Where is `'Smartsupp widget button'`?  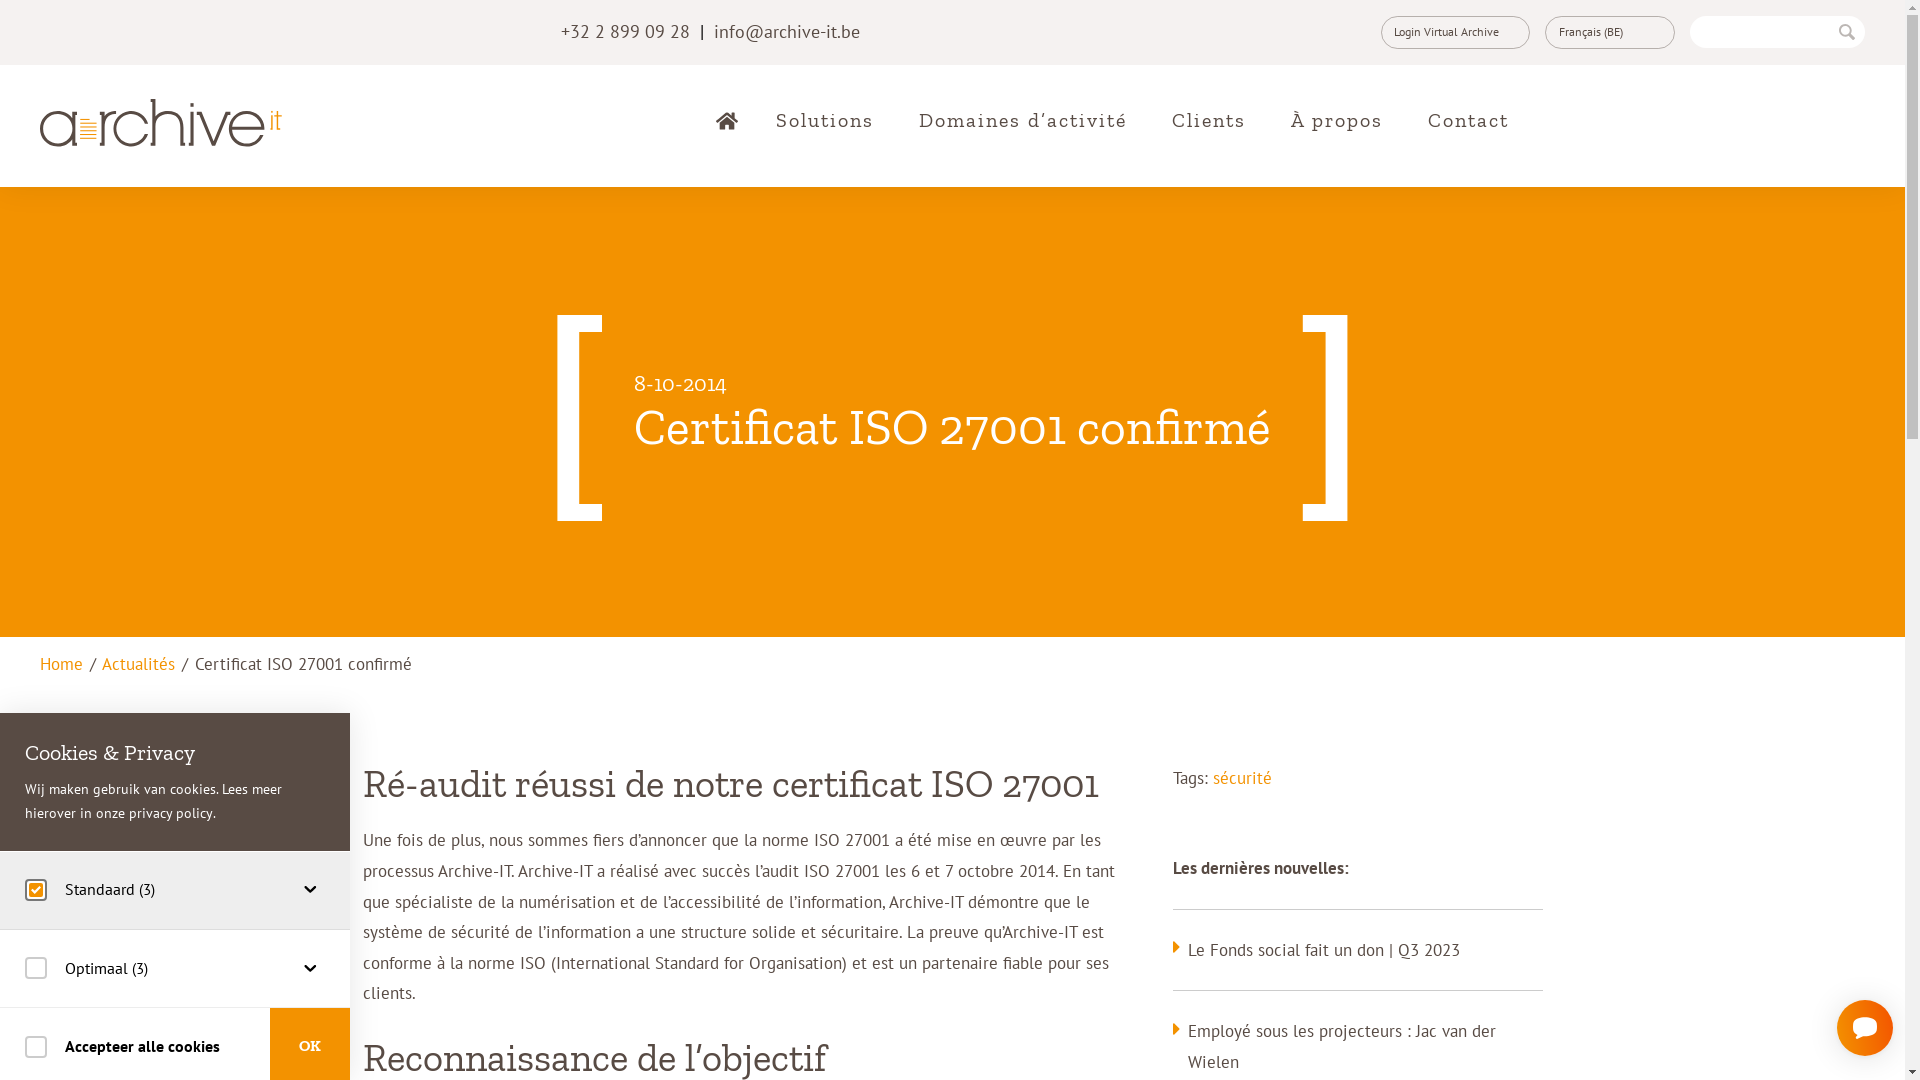
'Smartsupp widget button' is located at coordinates (1837, 1028).